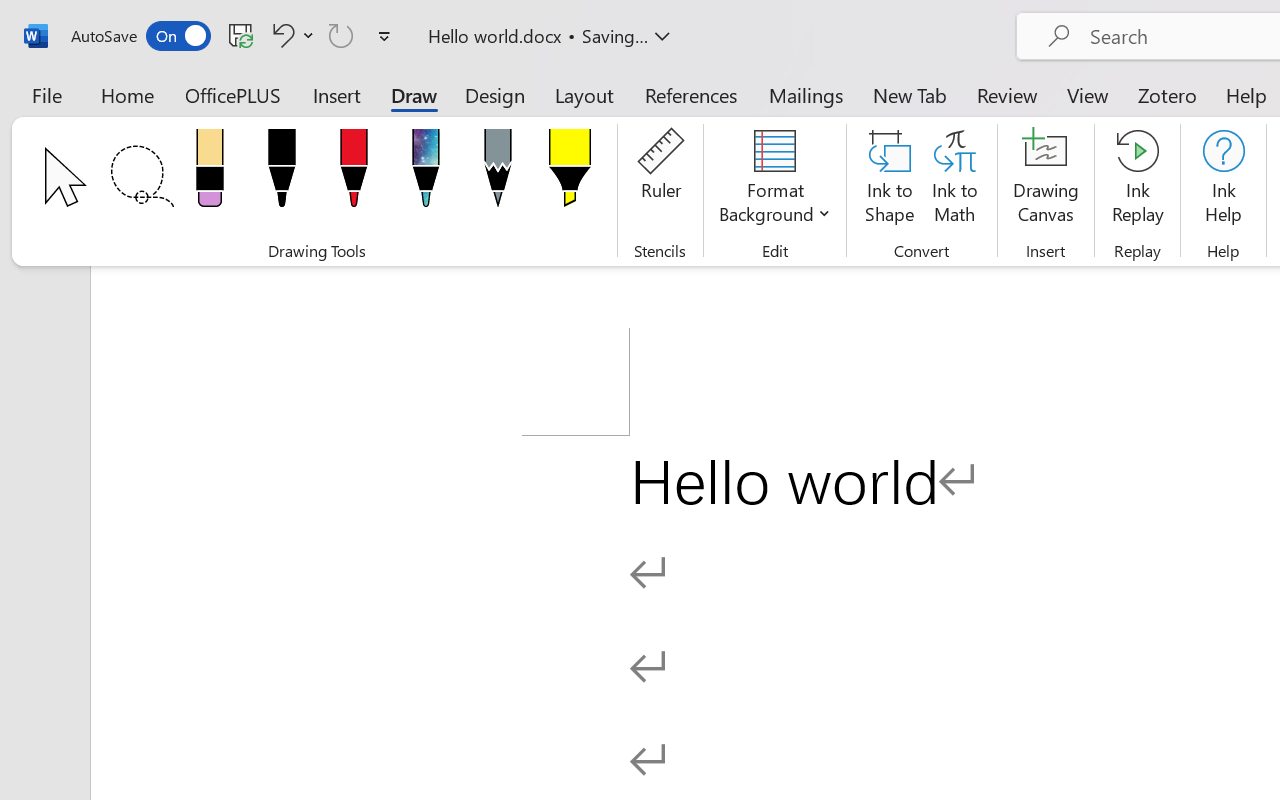  I want to click on 'Home', so click(127, 94).